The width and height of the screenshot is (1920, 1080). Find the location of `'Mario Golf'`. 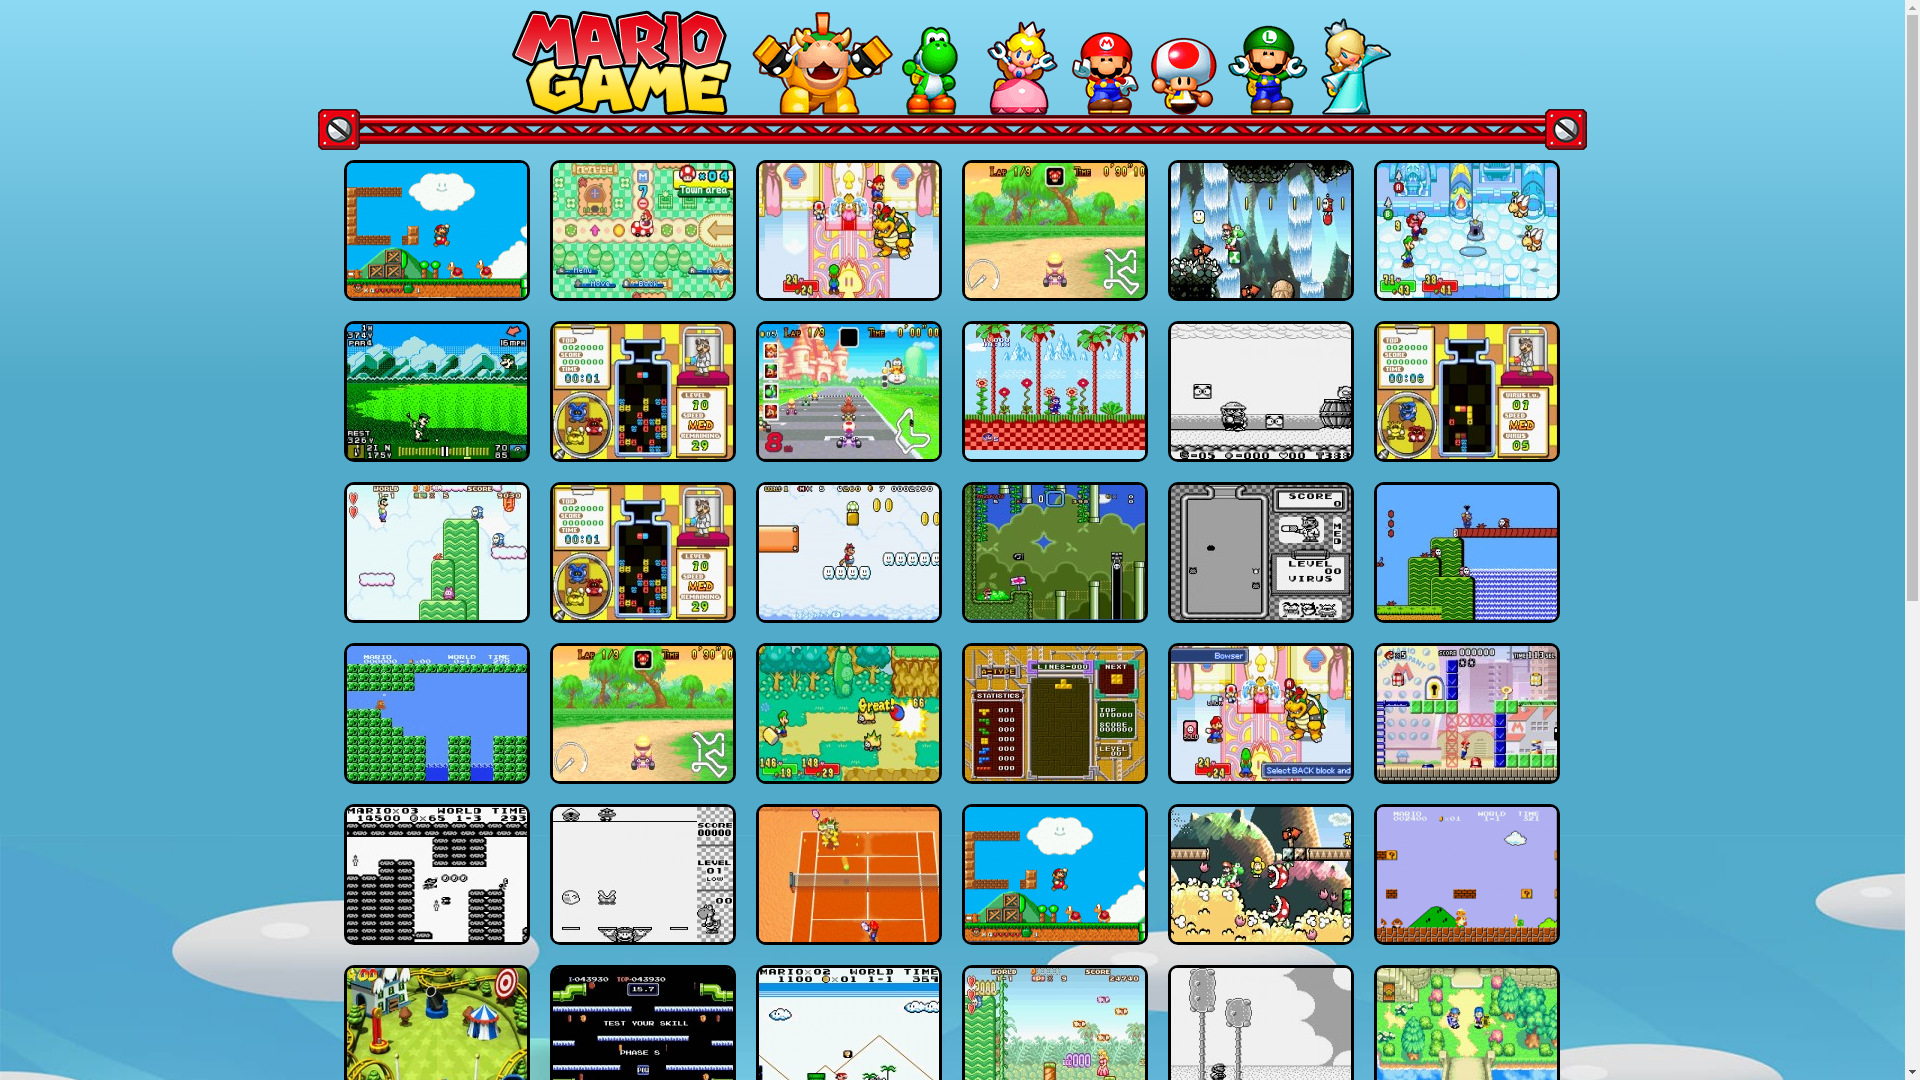

'Mario Golf' is located at coordinates (435, 389).